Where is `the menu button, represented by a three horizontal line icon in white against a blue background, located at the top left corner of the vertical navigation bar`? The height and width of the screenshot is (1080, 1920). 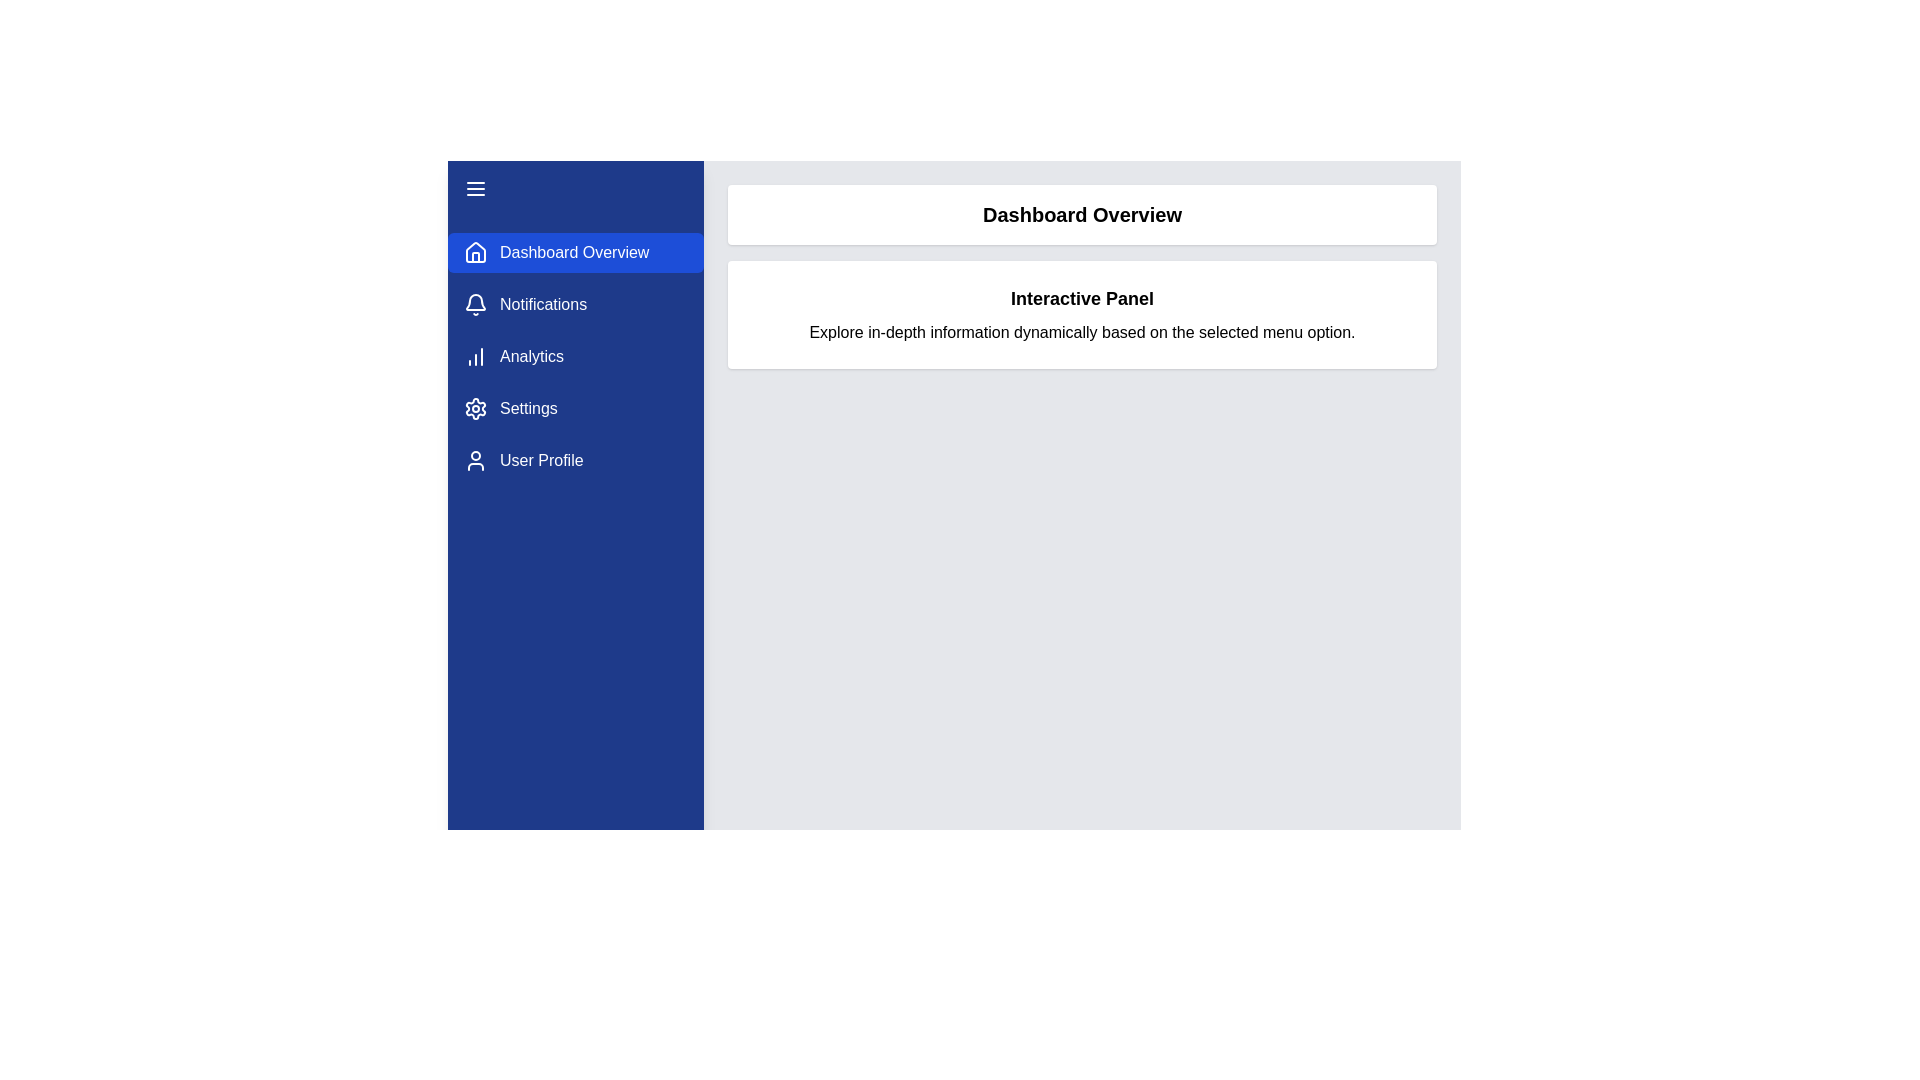 the menu button, represented by a three horizontal line icon in white against a blue background, located at the top left corner of the vertical navigation bar is located at coordinates (474, 189).